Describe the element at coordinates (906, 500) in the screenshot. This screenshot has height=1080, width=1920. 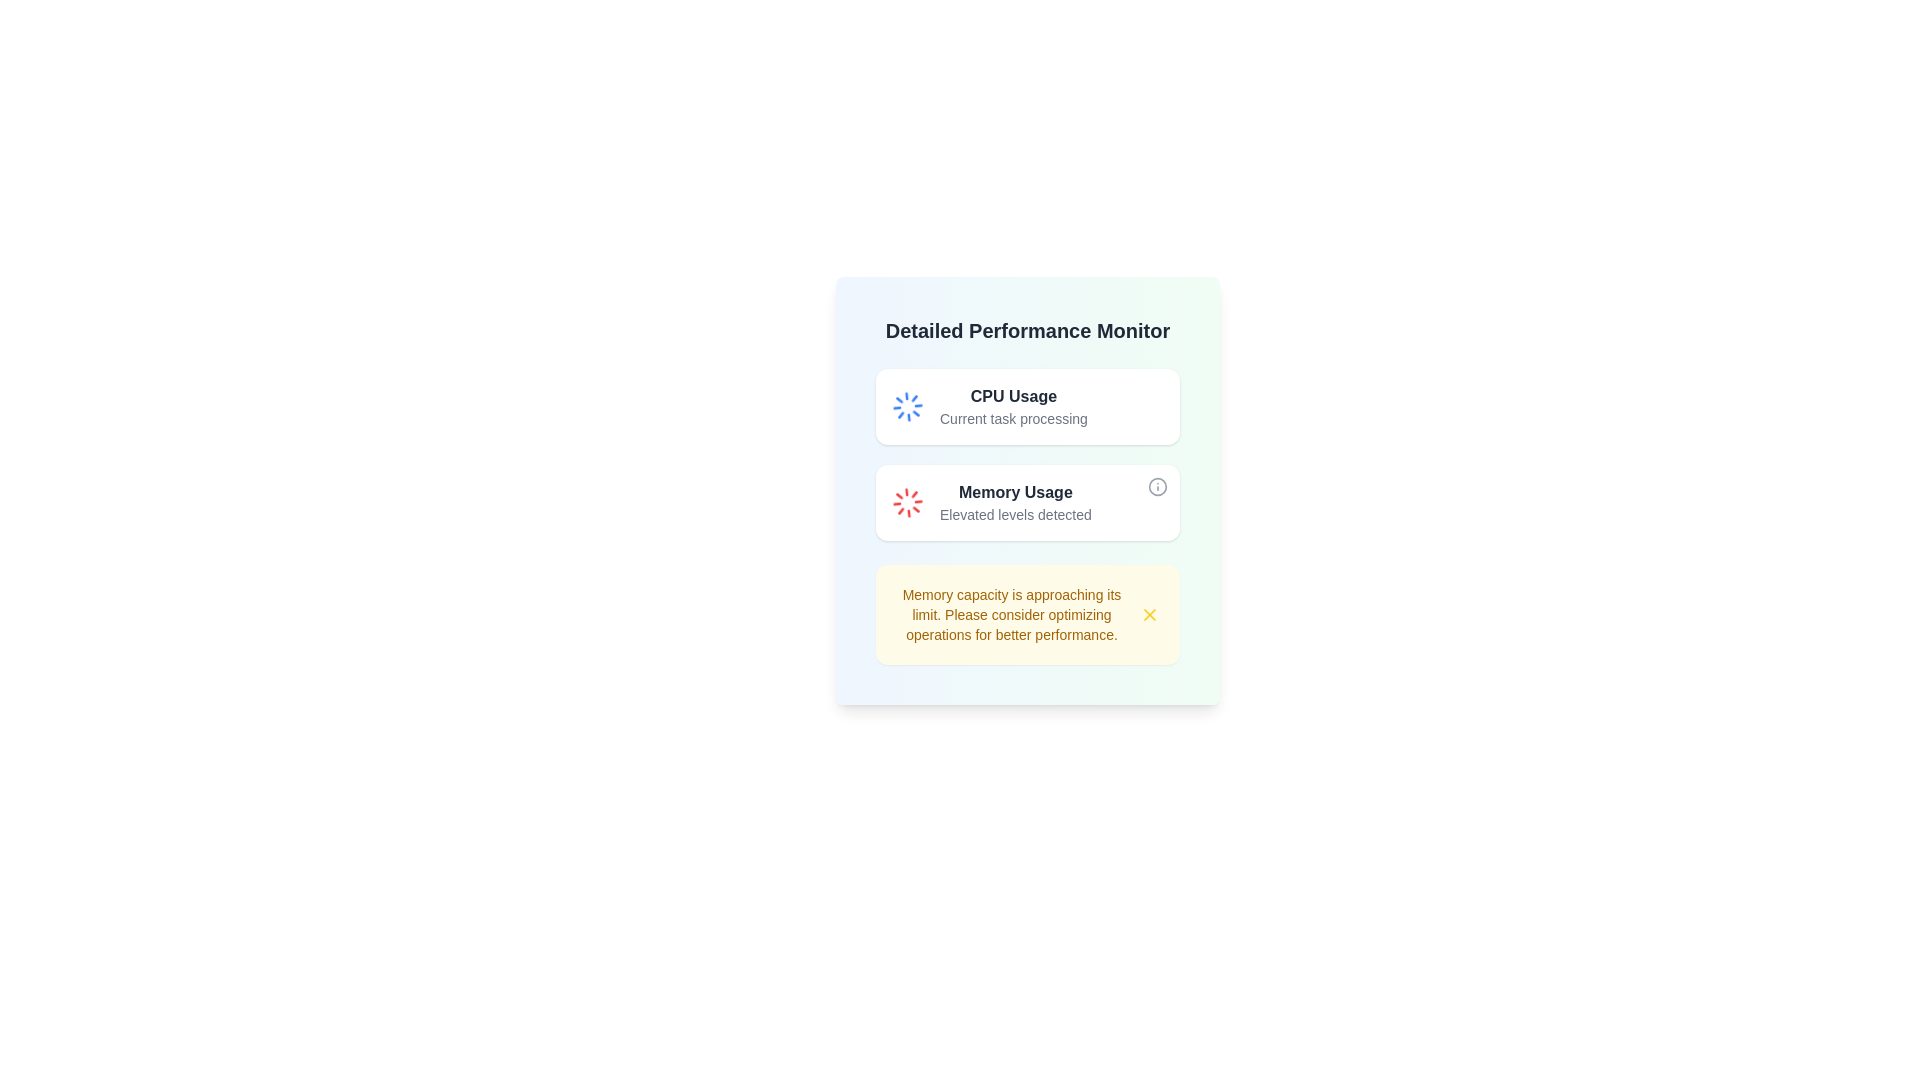
I see `the red circular loader icon located in the upper-left section of the 'Memory Usage' card, above the text 'Memory Usage' and 'Elevated levels detected'` at that location.